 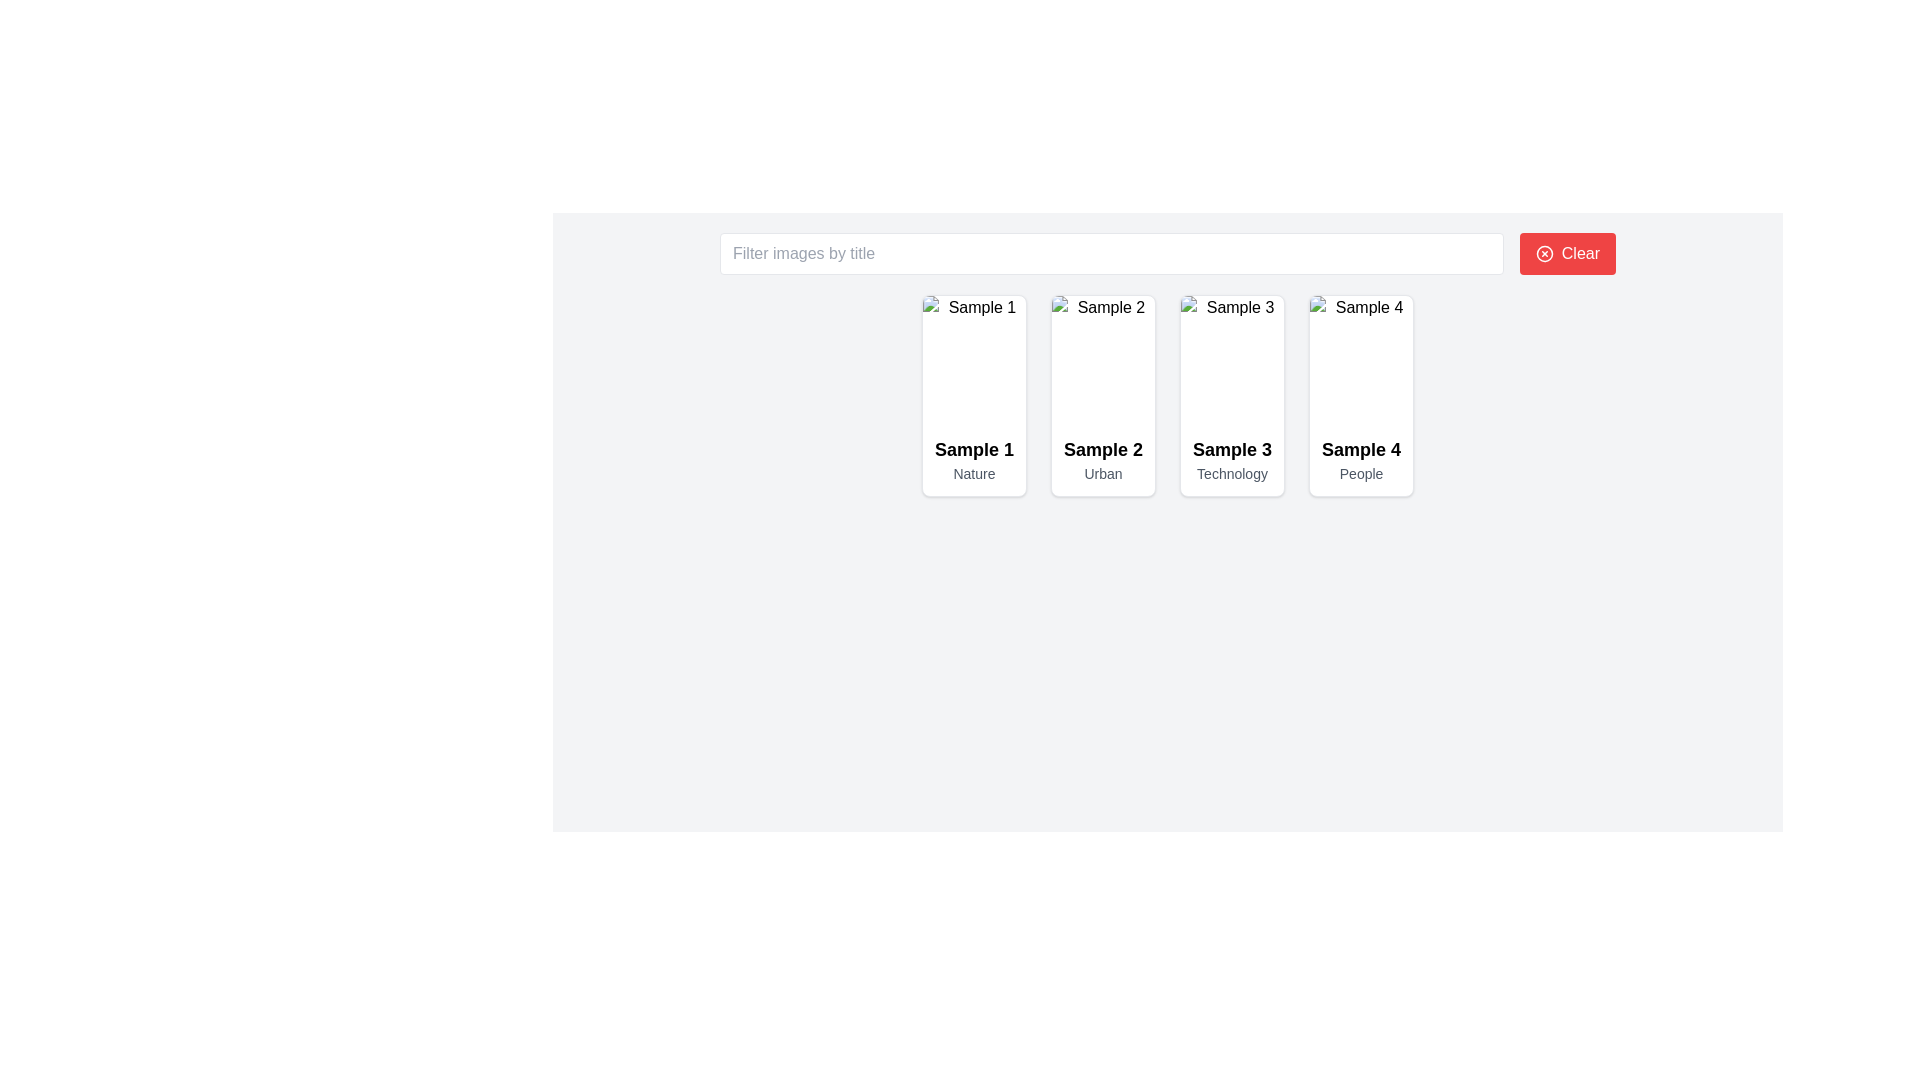 I want to click on the card element labeled 'Sample 2' with the descriptor 'Urban', which is the second tile in a grid of four items, so click(x=1102, y=396).